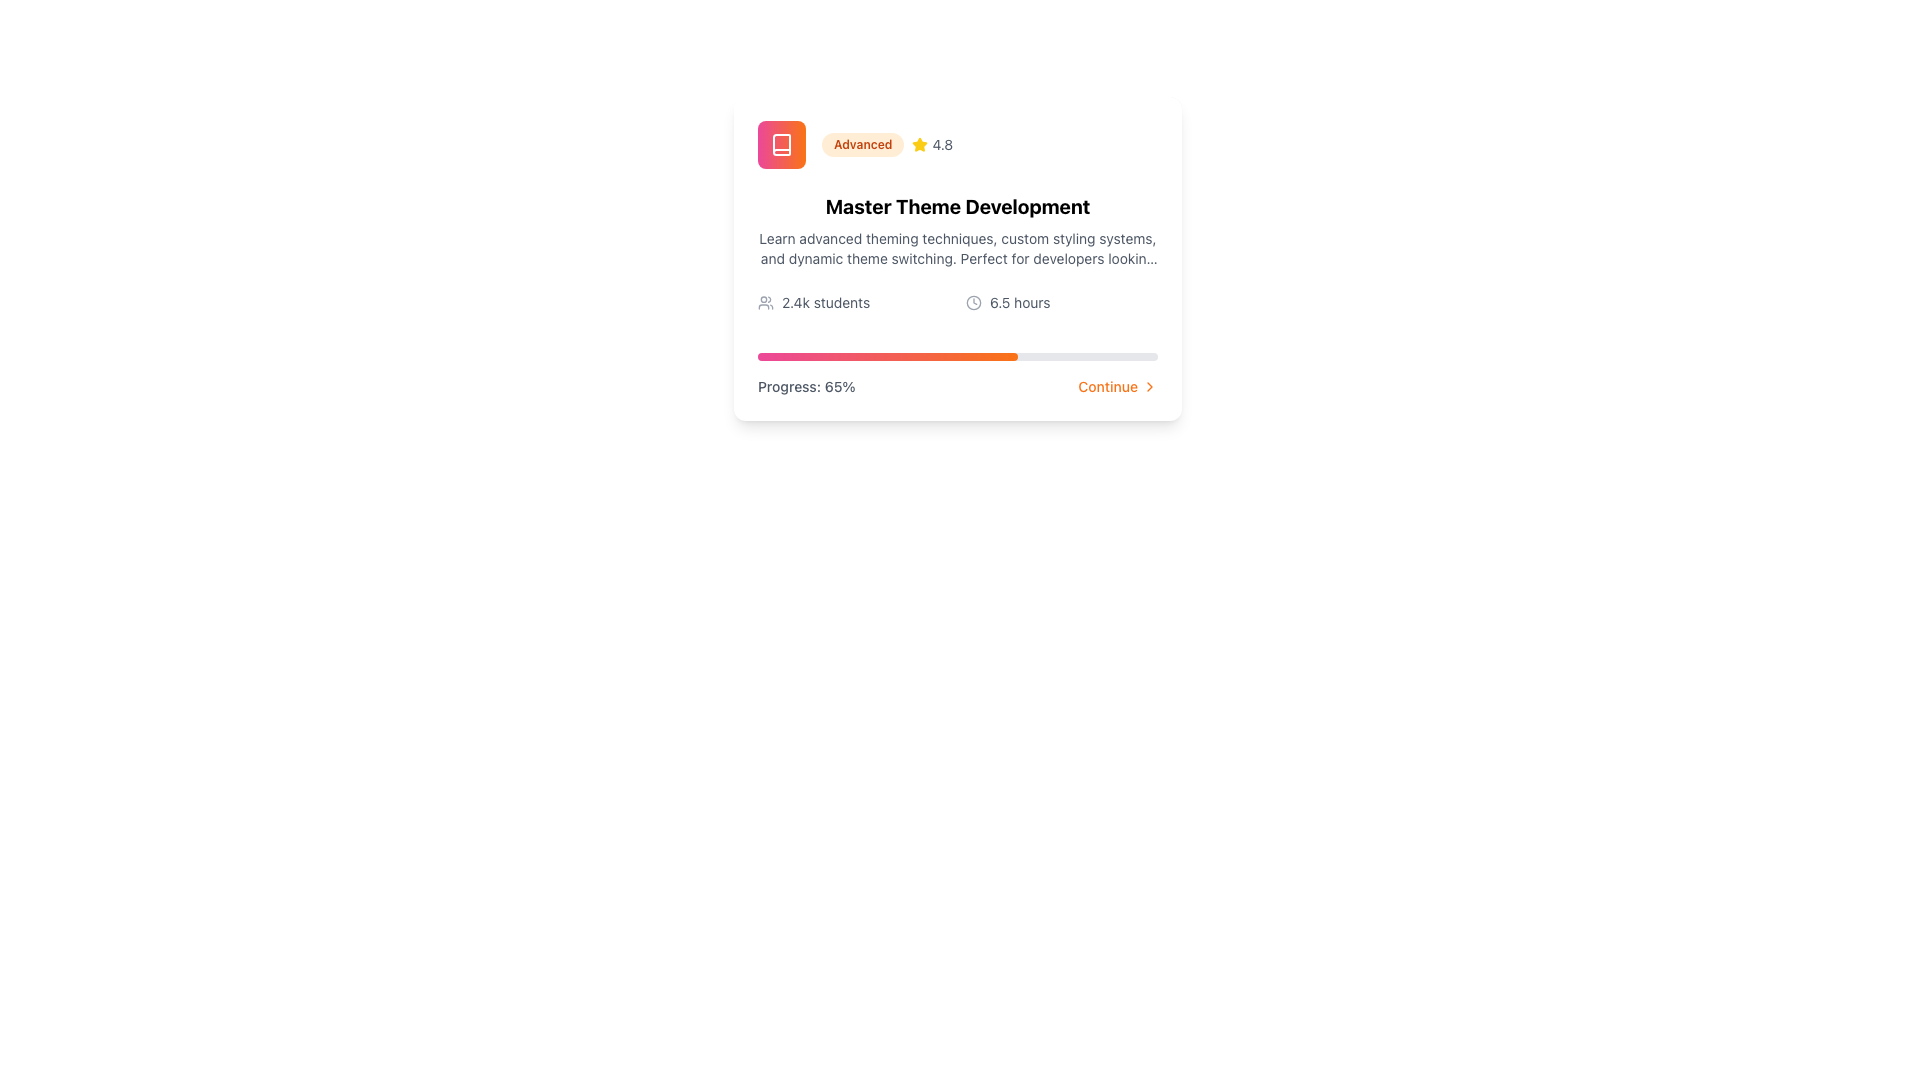 The image size is (1920, 1080). Describe the element at coordinates (1150, 386) in the screenshot. I see `the orange rightward-pointing chevron icon located to the right of the 'Continue' text` at that location.